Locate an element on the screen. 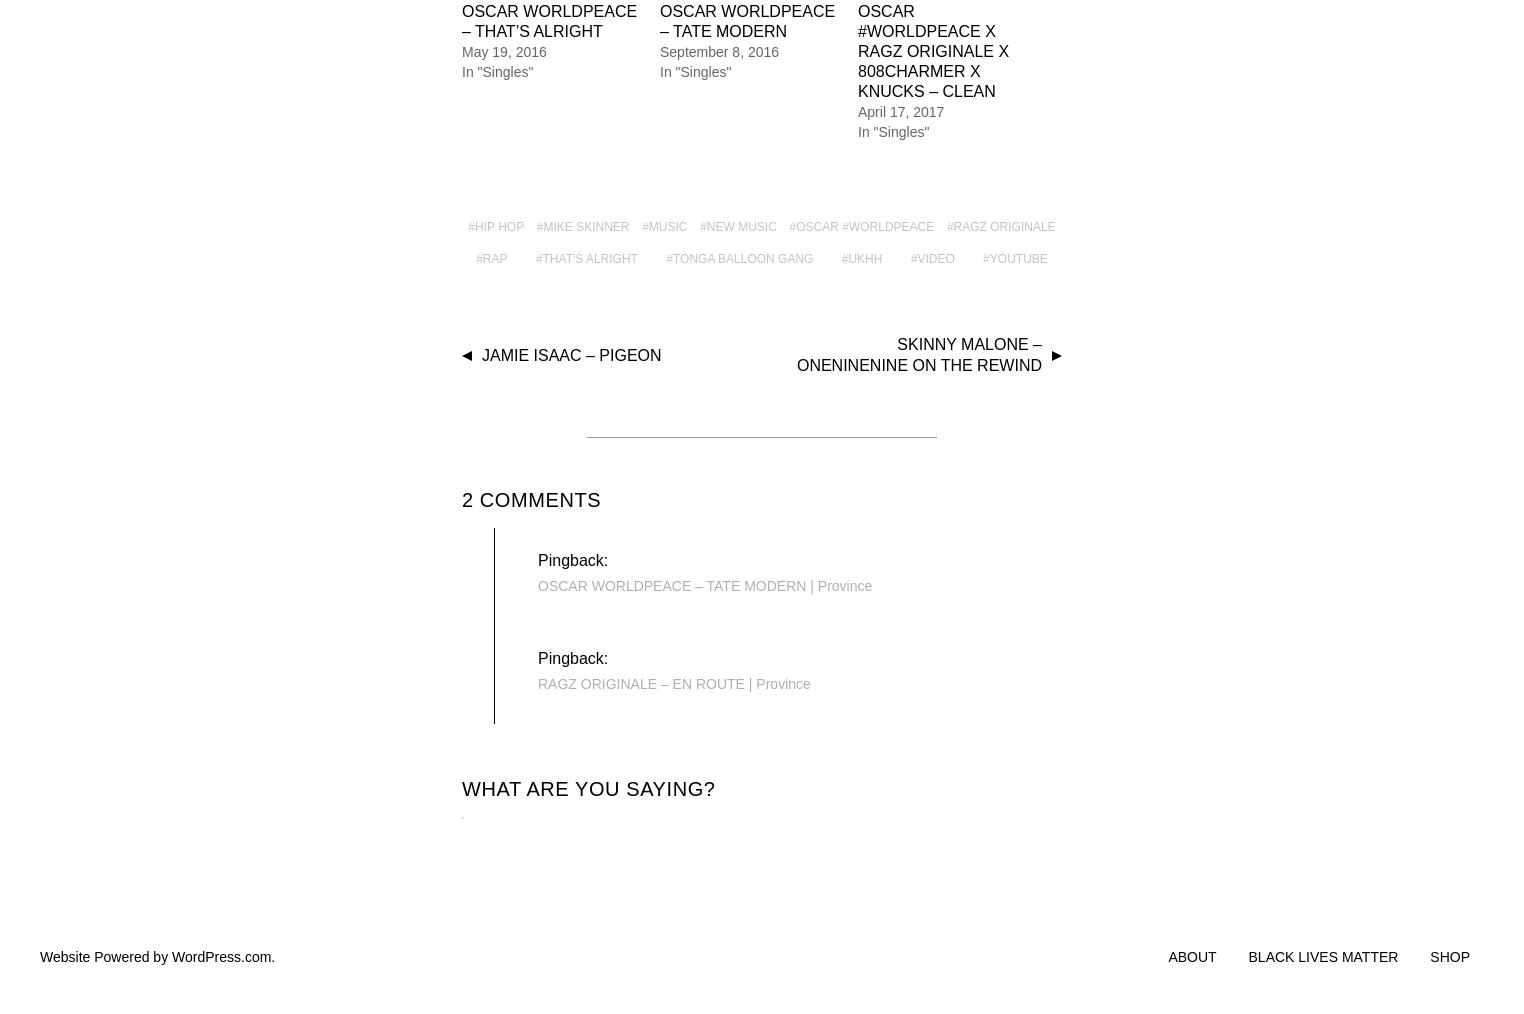 The image size is (1524, 1014). 'Oscar #worldpeace' is located at coordinates (865, 226).